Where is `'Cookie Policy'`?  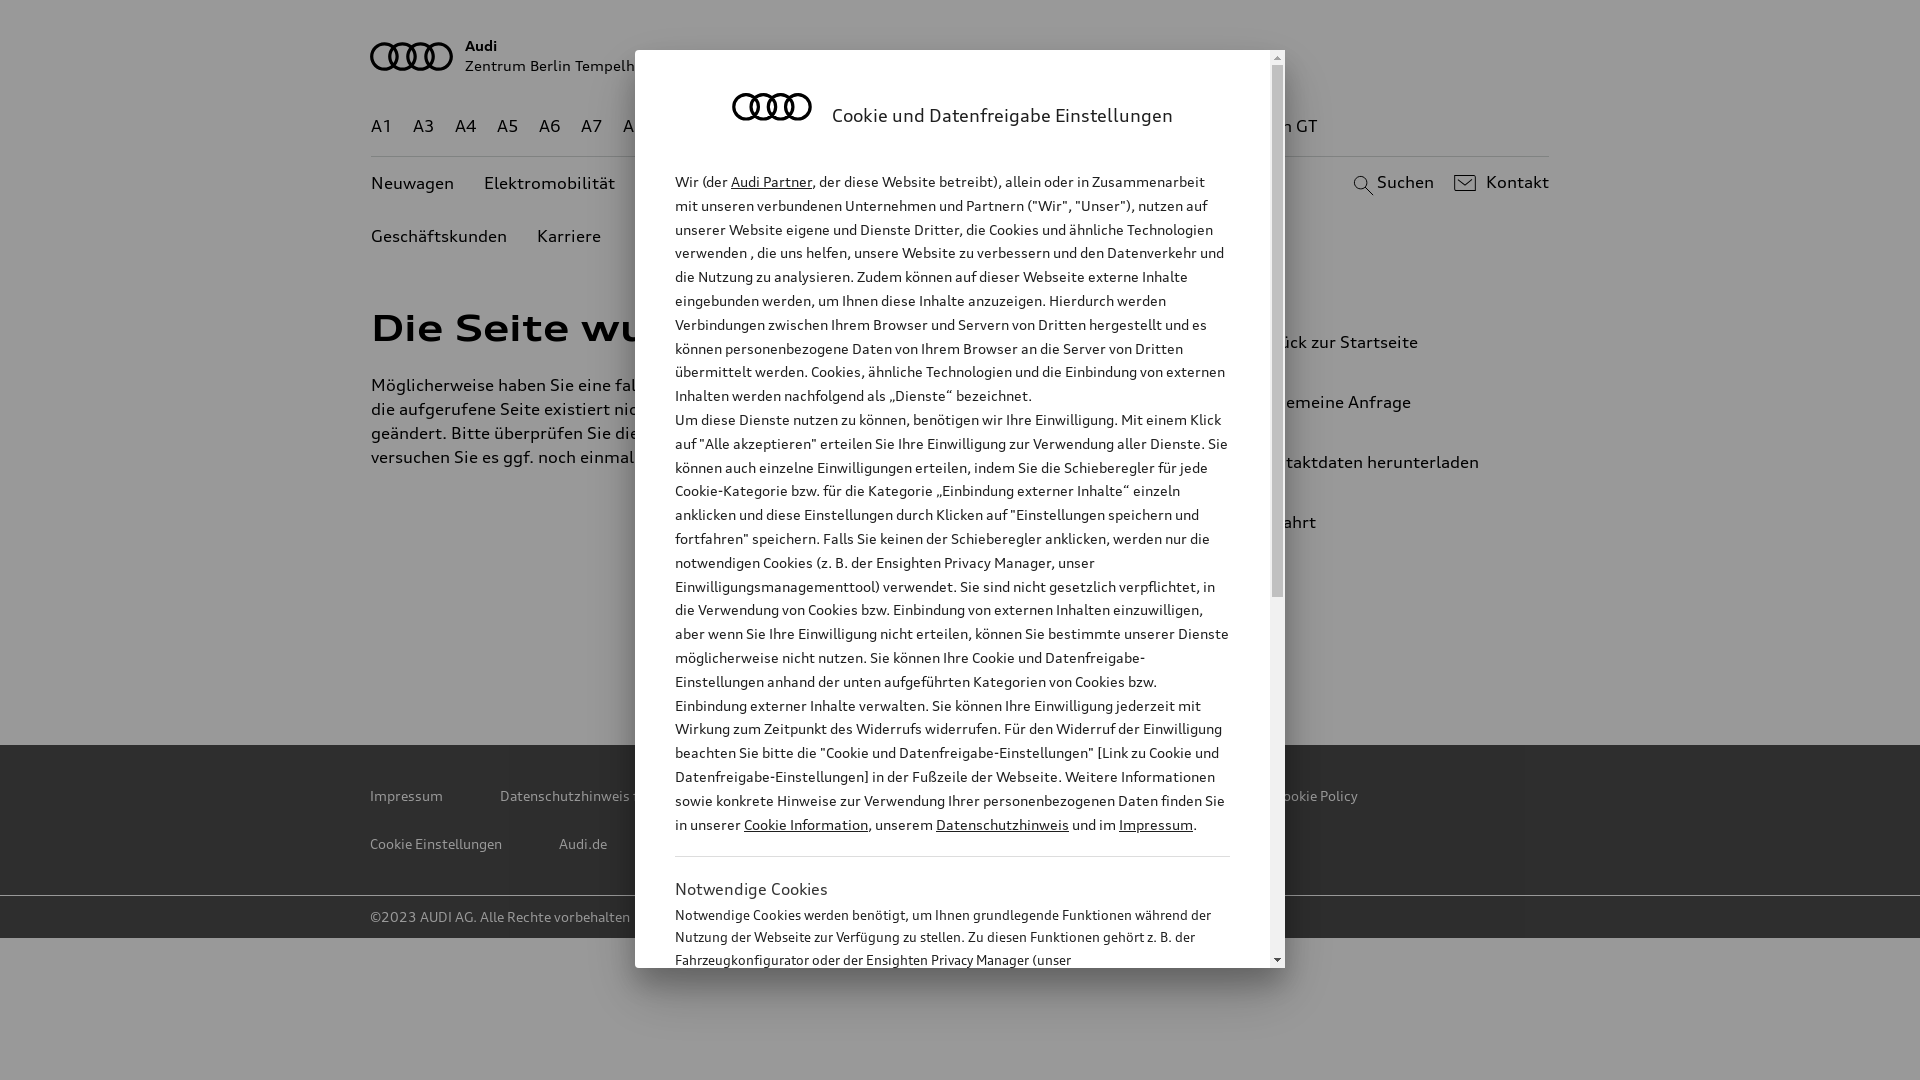 'Cookie Policy' is located at coordinates (1274, 794).